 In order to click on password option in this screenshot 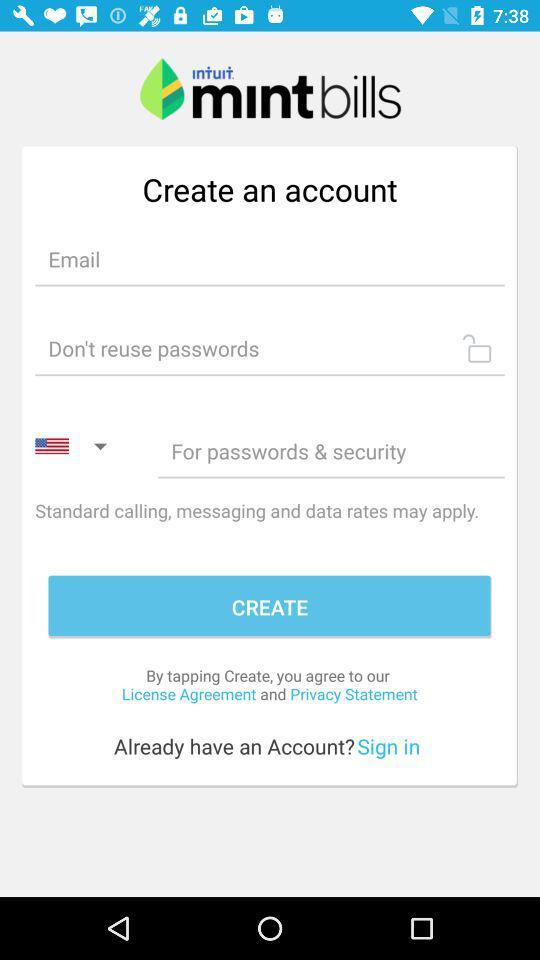, I will do `click(331, 451)`.